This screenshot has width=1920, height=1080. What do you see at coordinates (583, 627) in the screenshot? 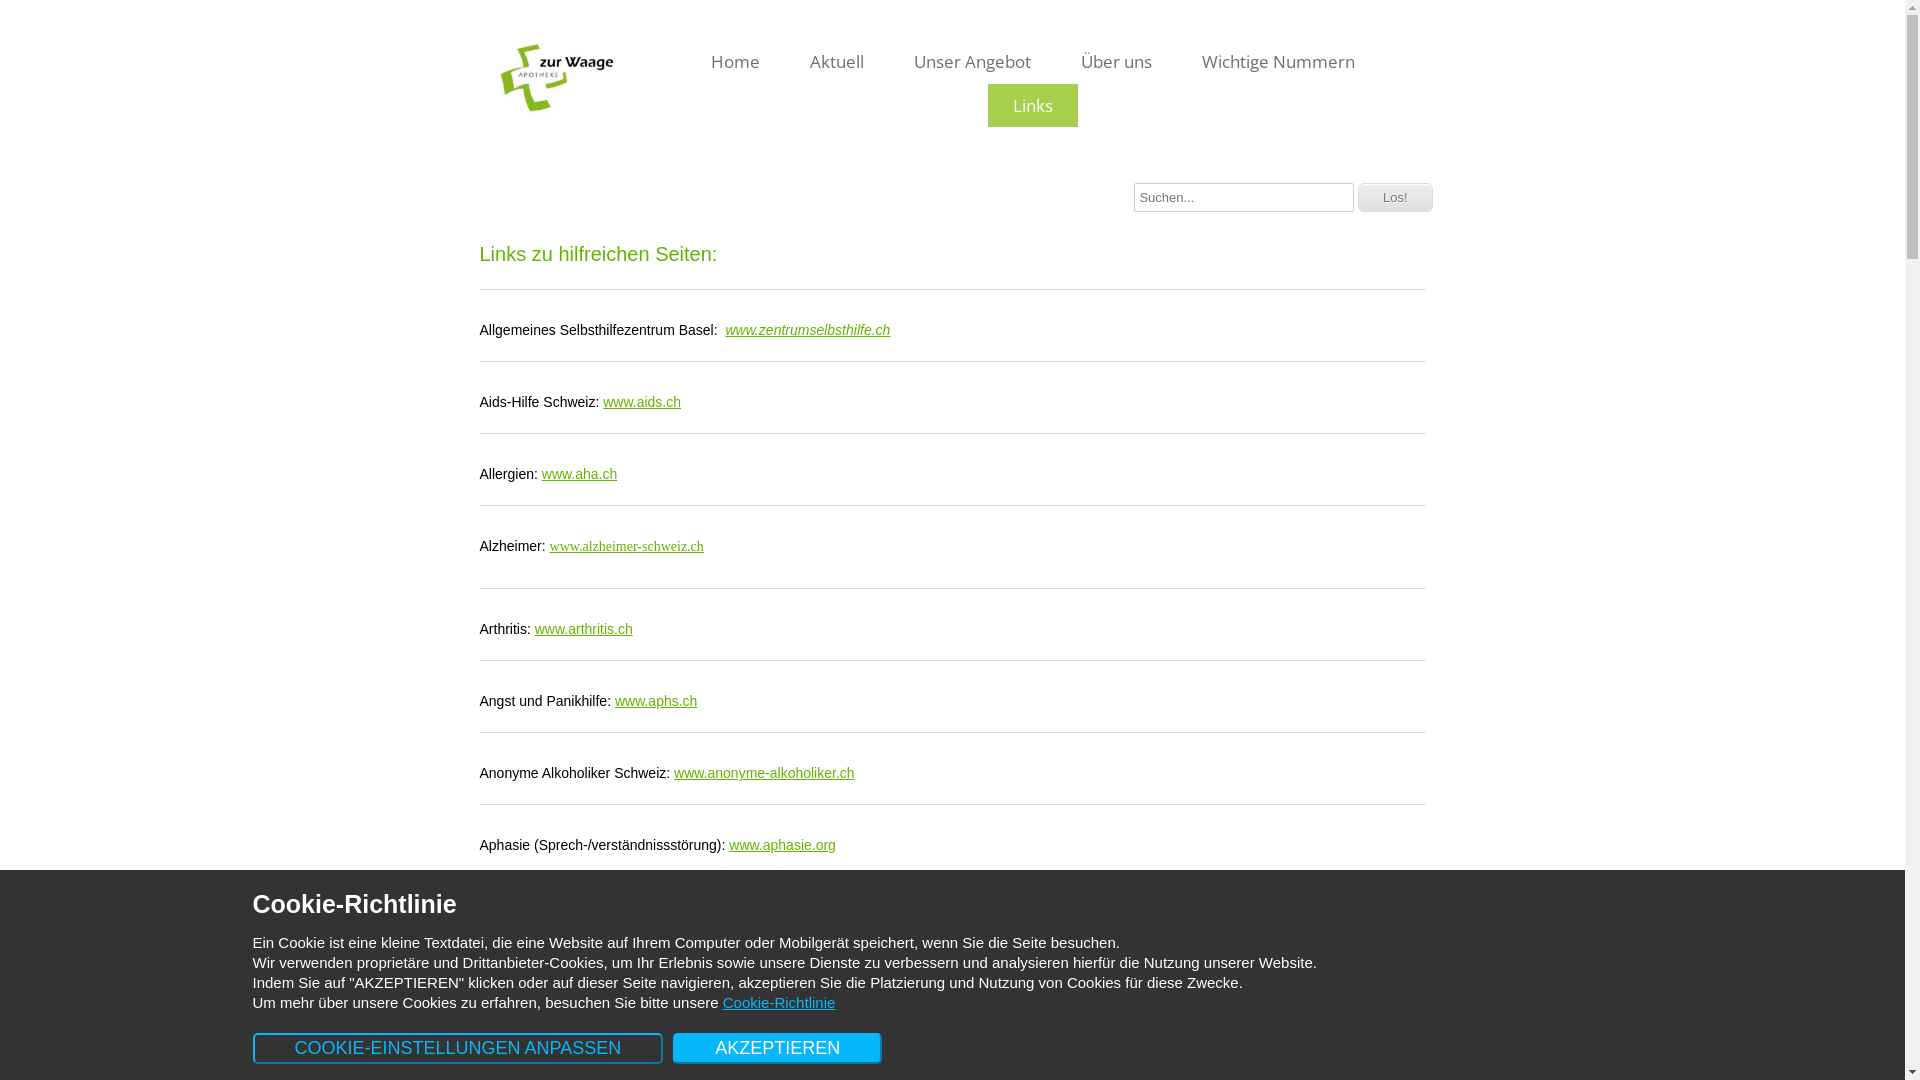
I see `'www.arthritis.ch'` at bounding box center [583, 627].